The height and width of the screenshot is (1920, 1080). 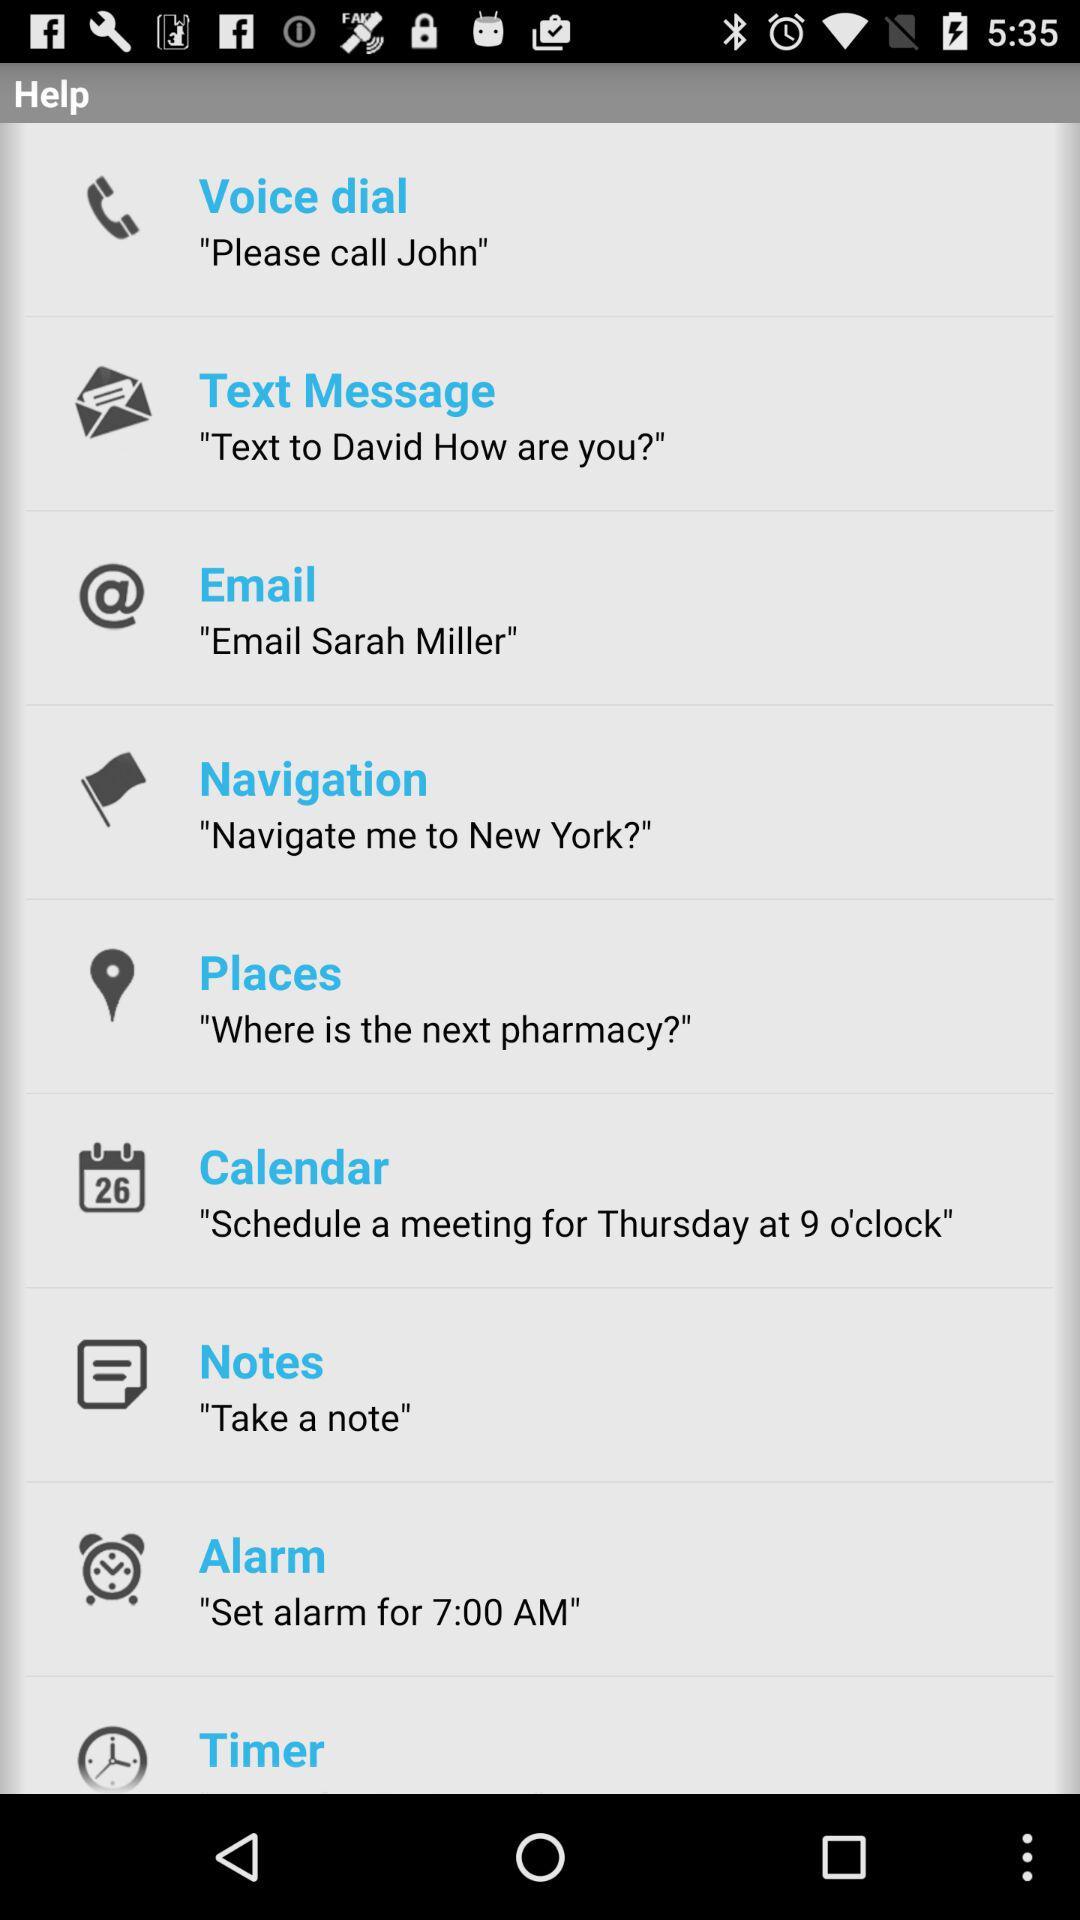 What do you see at coordinates (444, 1028) in the screenshot?
I see `the where is the item` at bounding box center [444, 1028].